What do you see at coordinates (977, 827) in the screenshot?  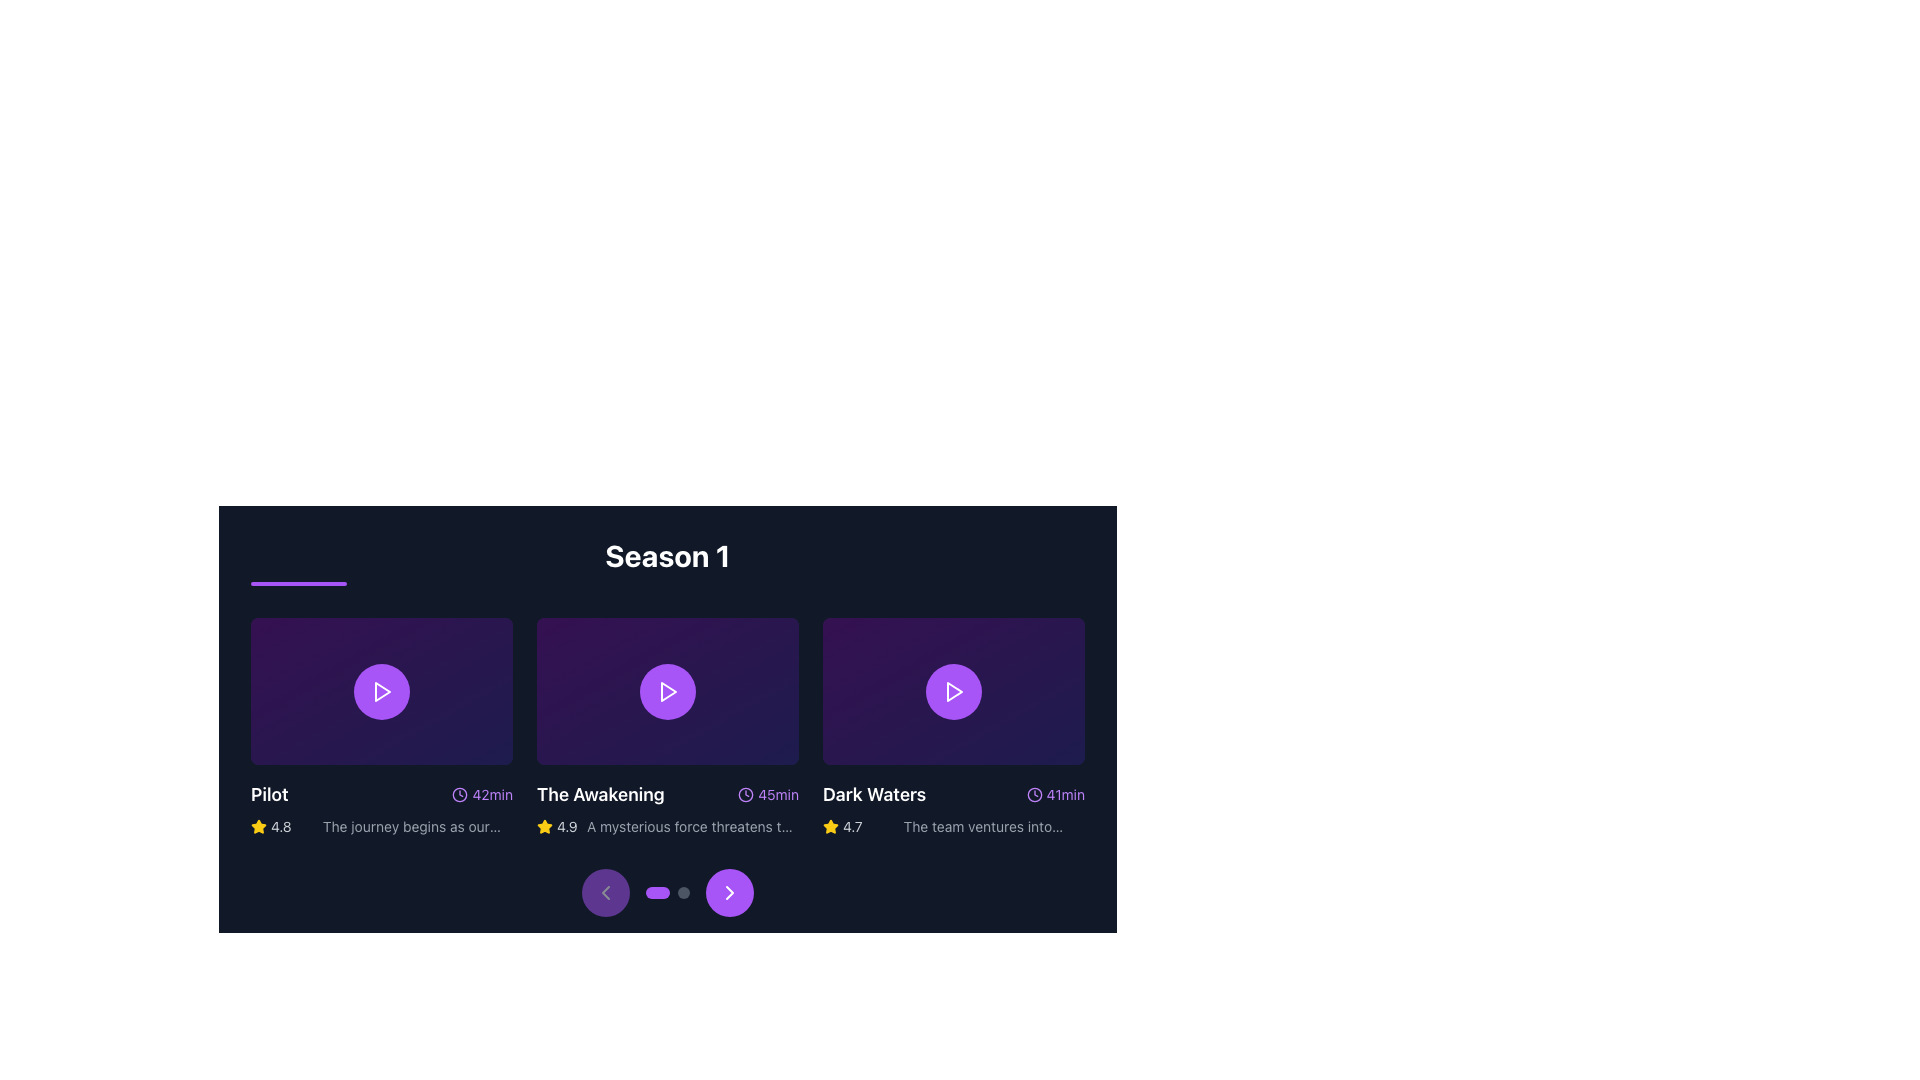 I see `text label providing a brief description of the 'Dark Waters' episode, located in the bottom right of the card, positioned below the title and next to the yellow star icon` at bounding box center [977, 827].